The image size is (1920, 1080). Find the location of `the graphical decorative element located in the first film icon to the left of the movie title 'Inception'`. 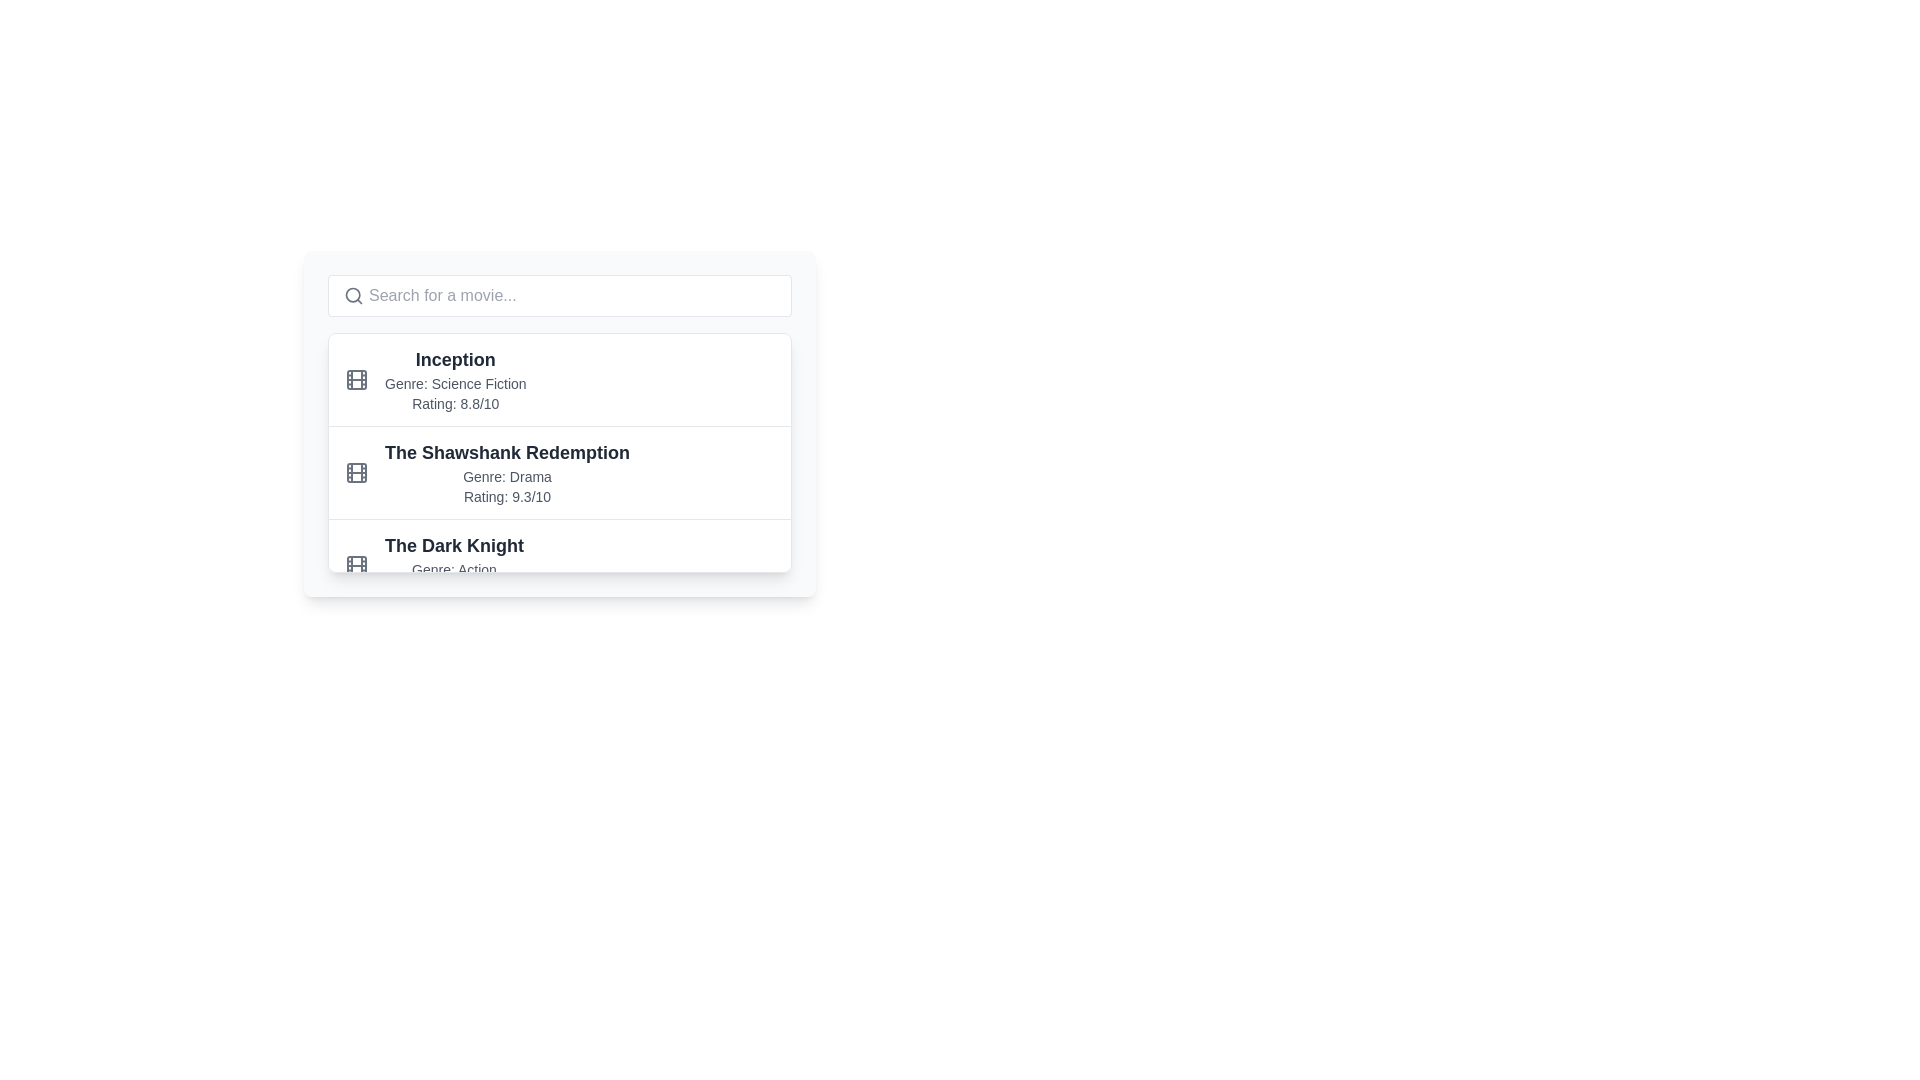

the graphical decorative element located in the first film icon to the left of the movie title 'Inception' is located at coordinates (356, 380).